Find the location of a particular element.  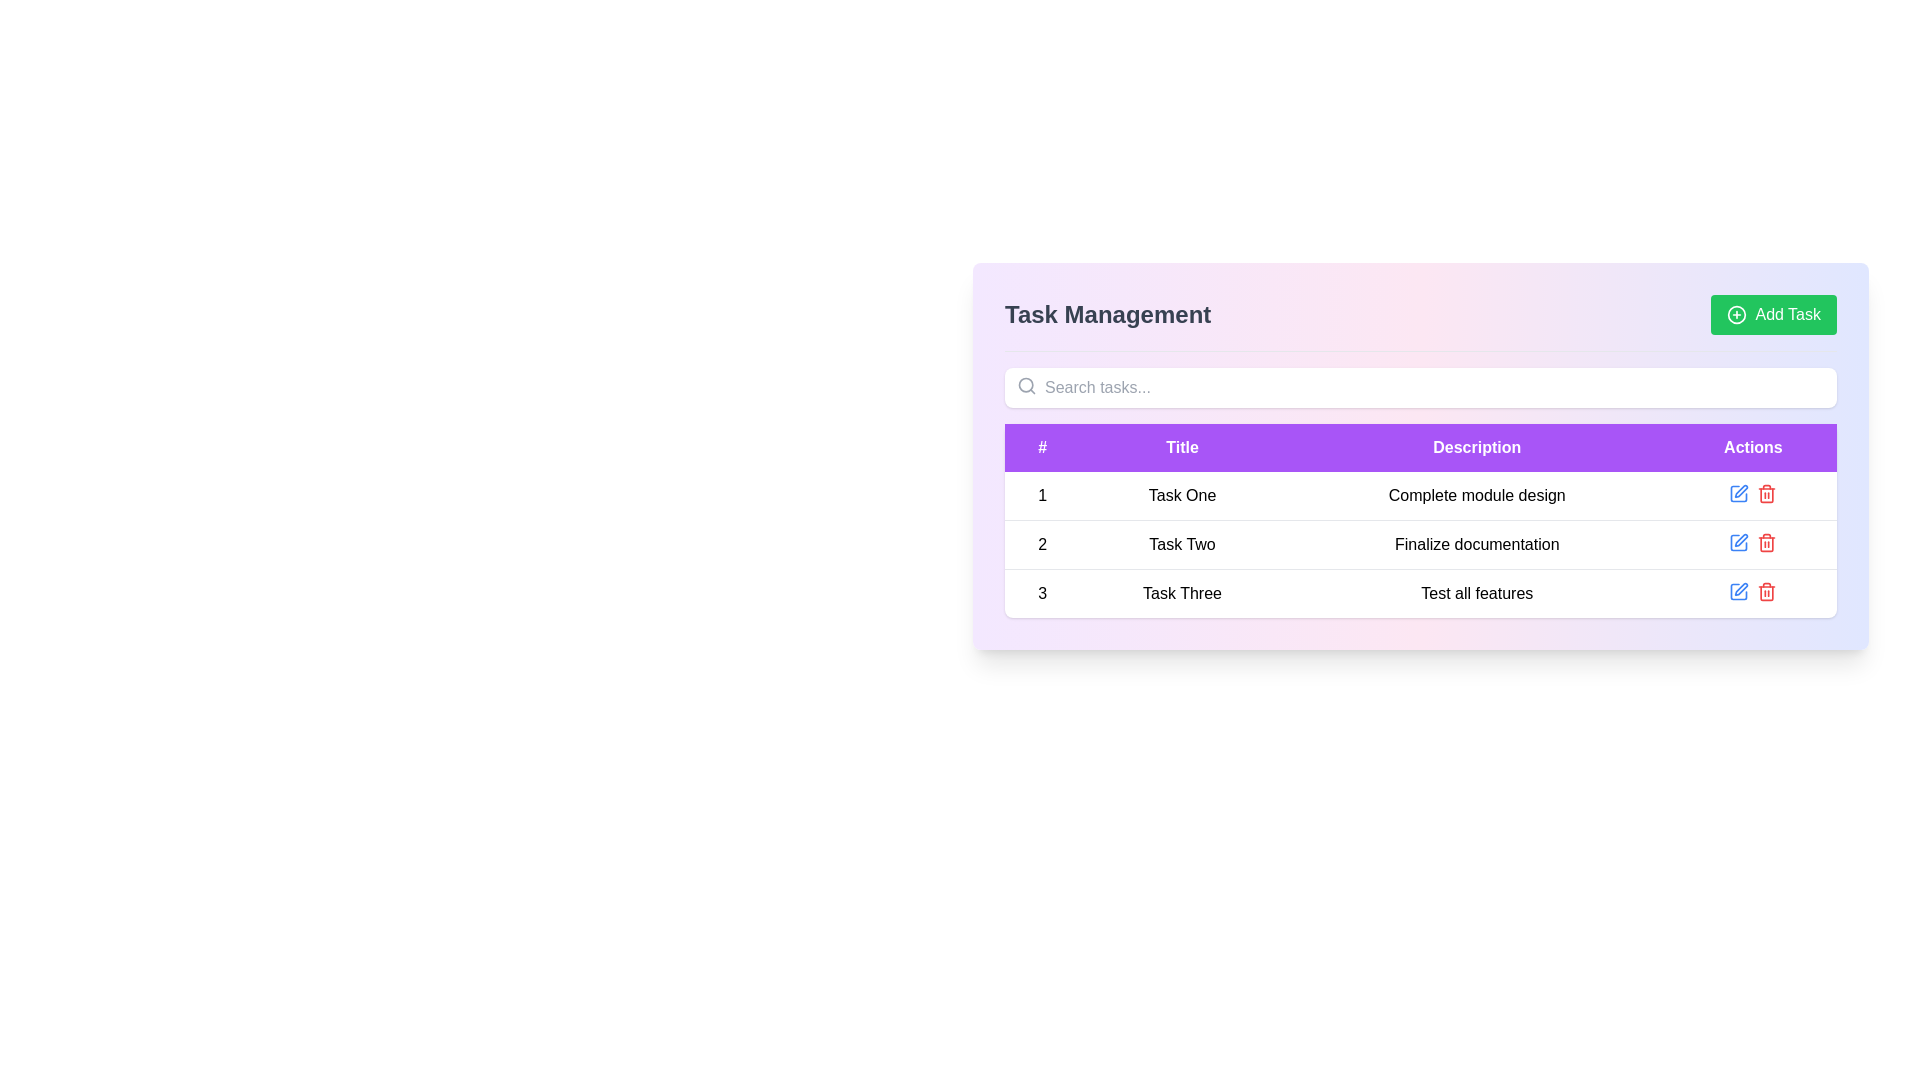

the text display that shows 'Complete module design' in the 'Description' column of the first row of the task table is located at coordinates (1477, 495).